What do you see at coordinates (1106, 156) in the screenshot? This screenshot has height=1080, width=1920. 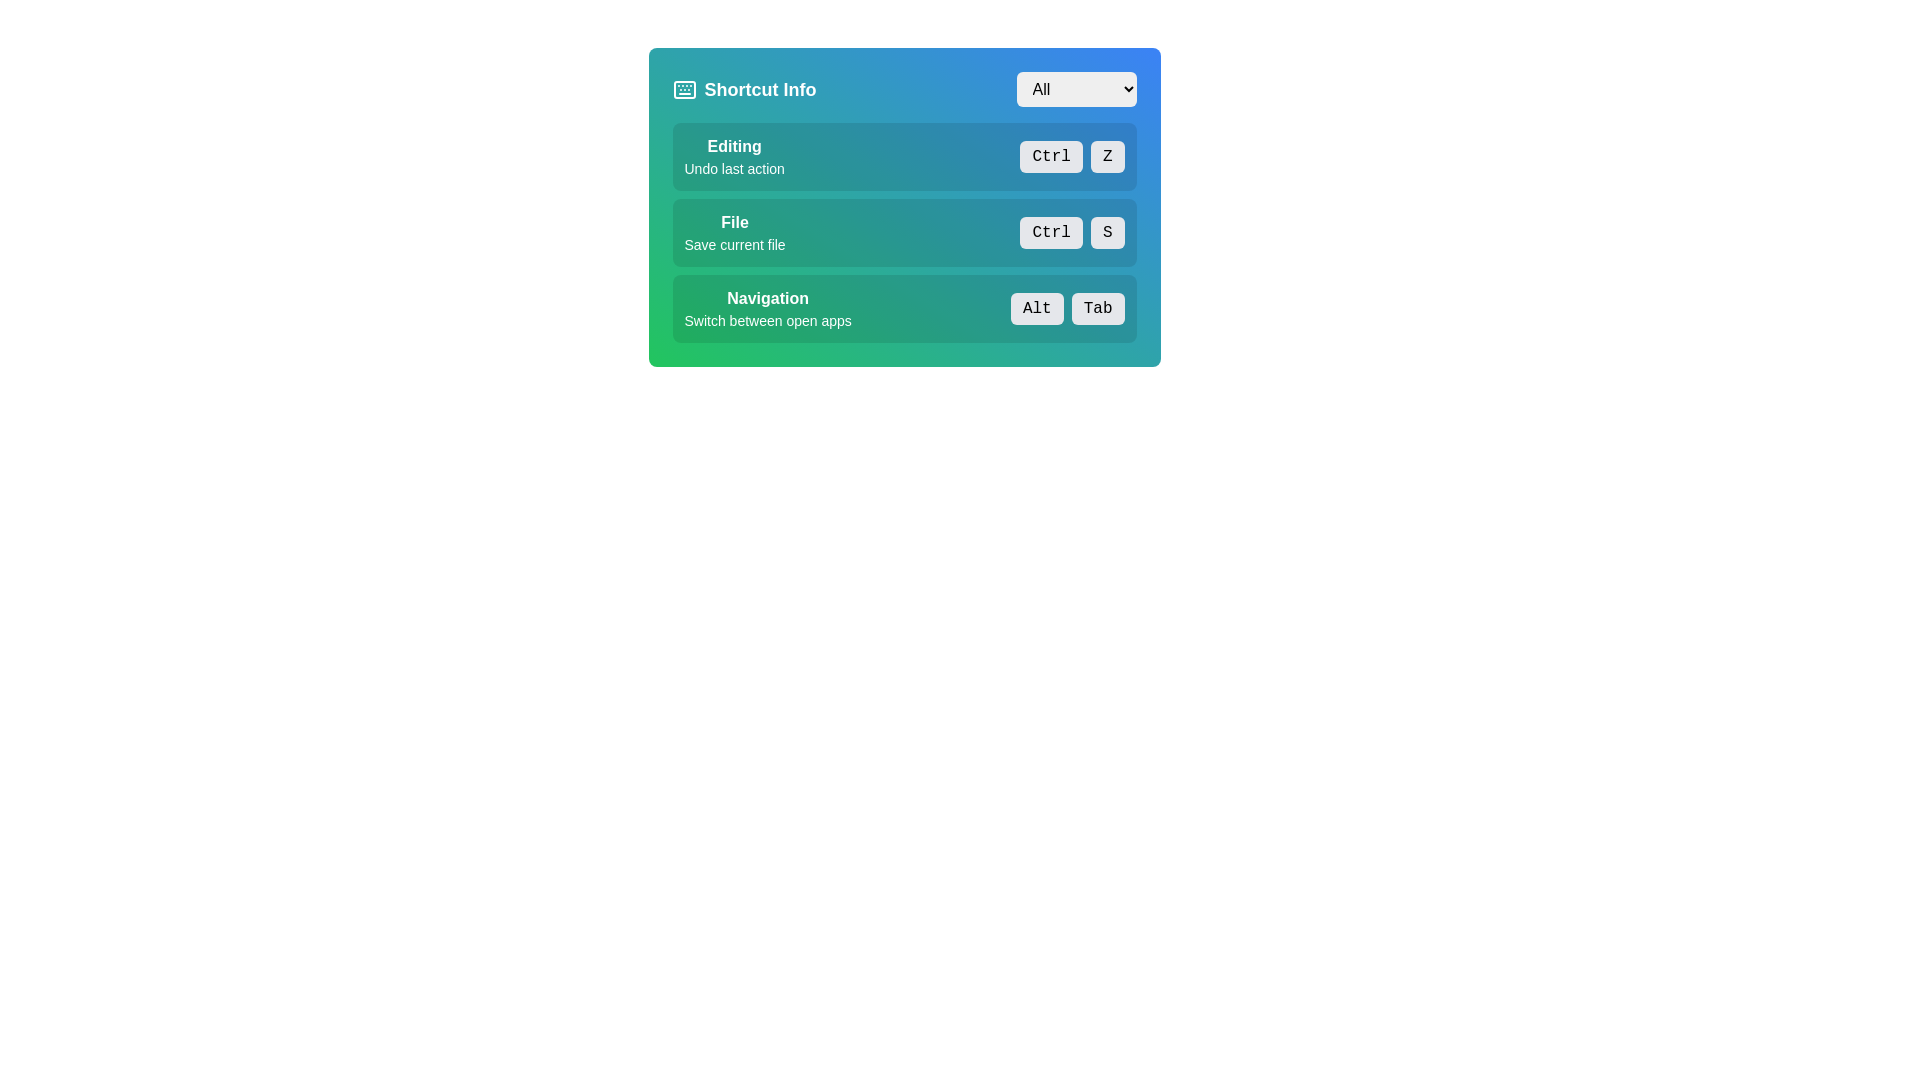 I see `the button labeled 'Z' with a light gray background and black rounded borders, located next to the 'Ctrl' text in the 'Editing' section` at bounding box center [1106, 156].